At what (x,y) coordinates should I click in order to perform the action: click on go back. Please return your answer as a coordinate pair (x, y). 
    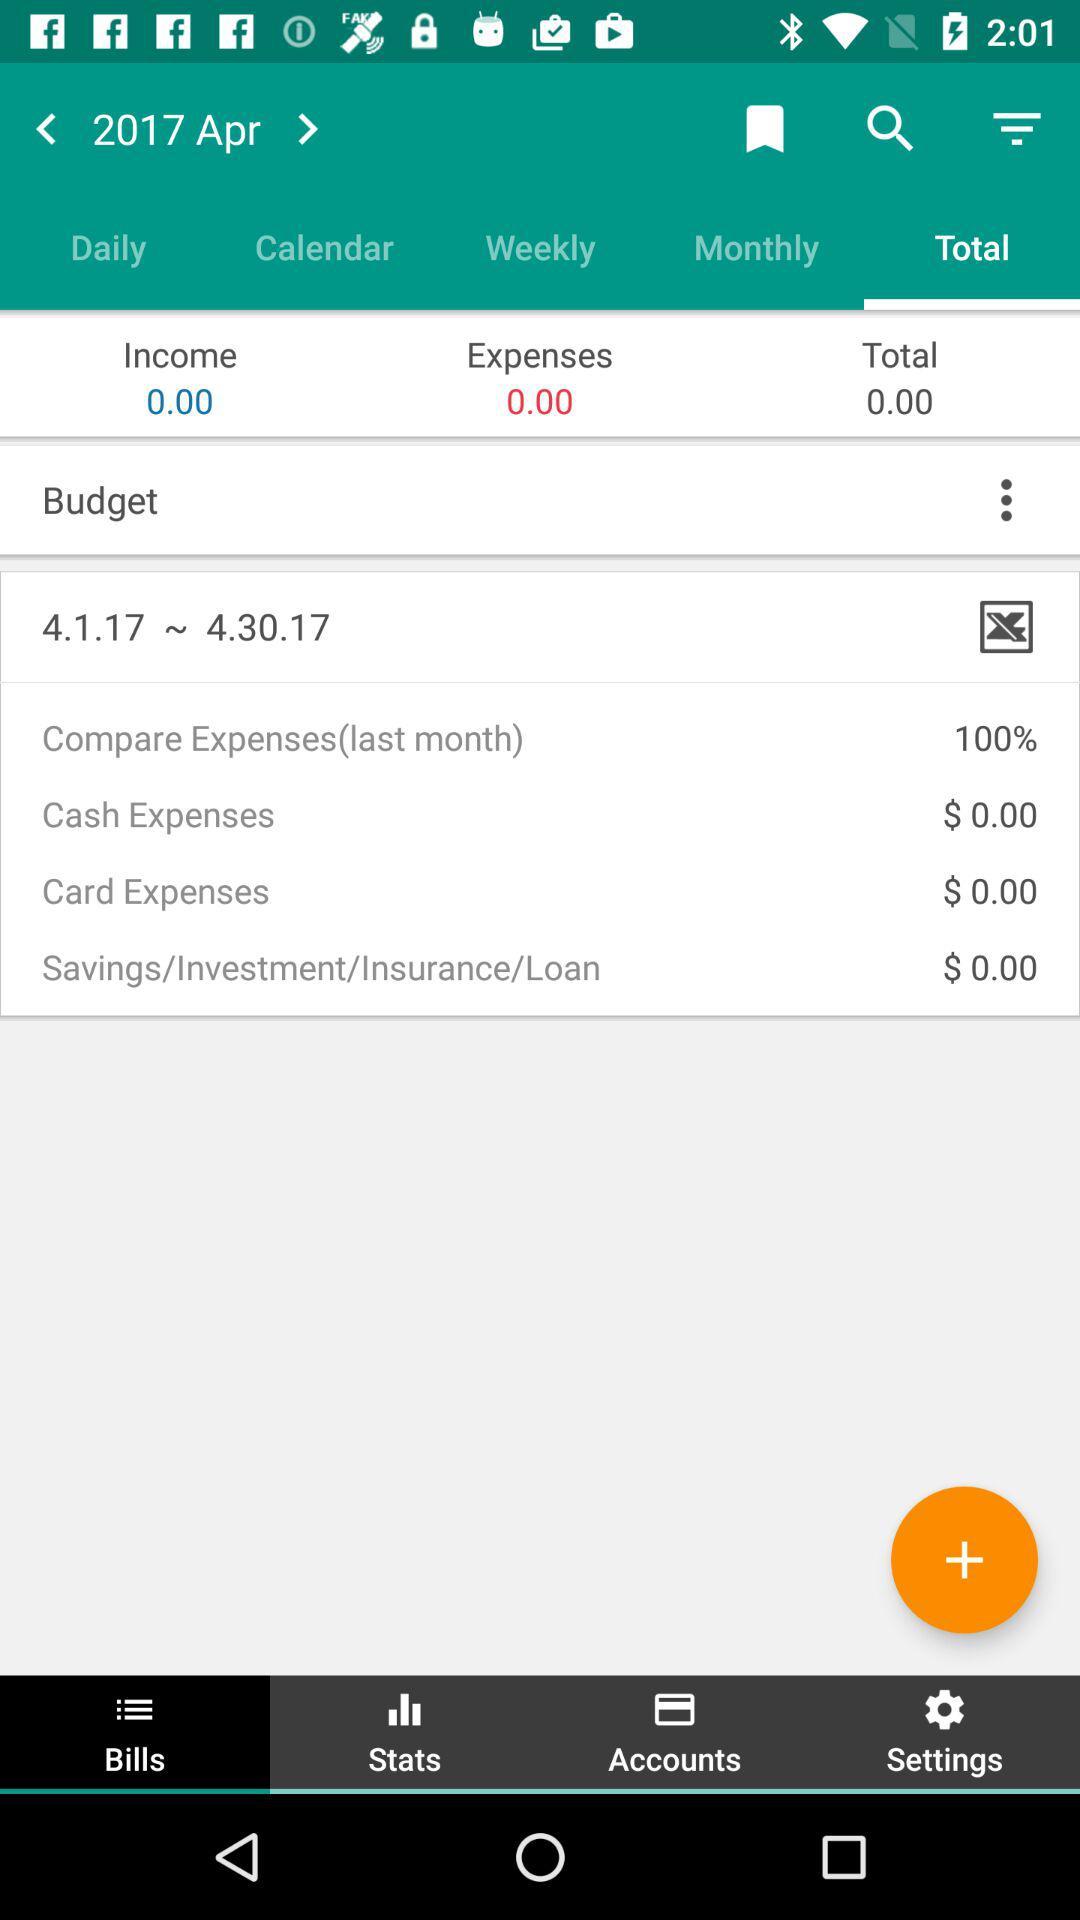
    Looking at the image, I should click on (45, 127).